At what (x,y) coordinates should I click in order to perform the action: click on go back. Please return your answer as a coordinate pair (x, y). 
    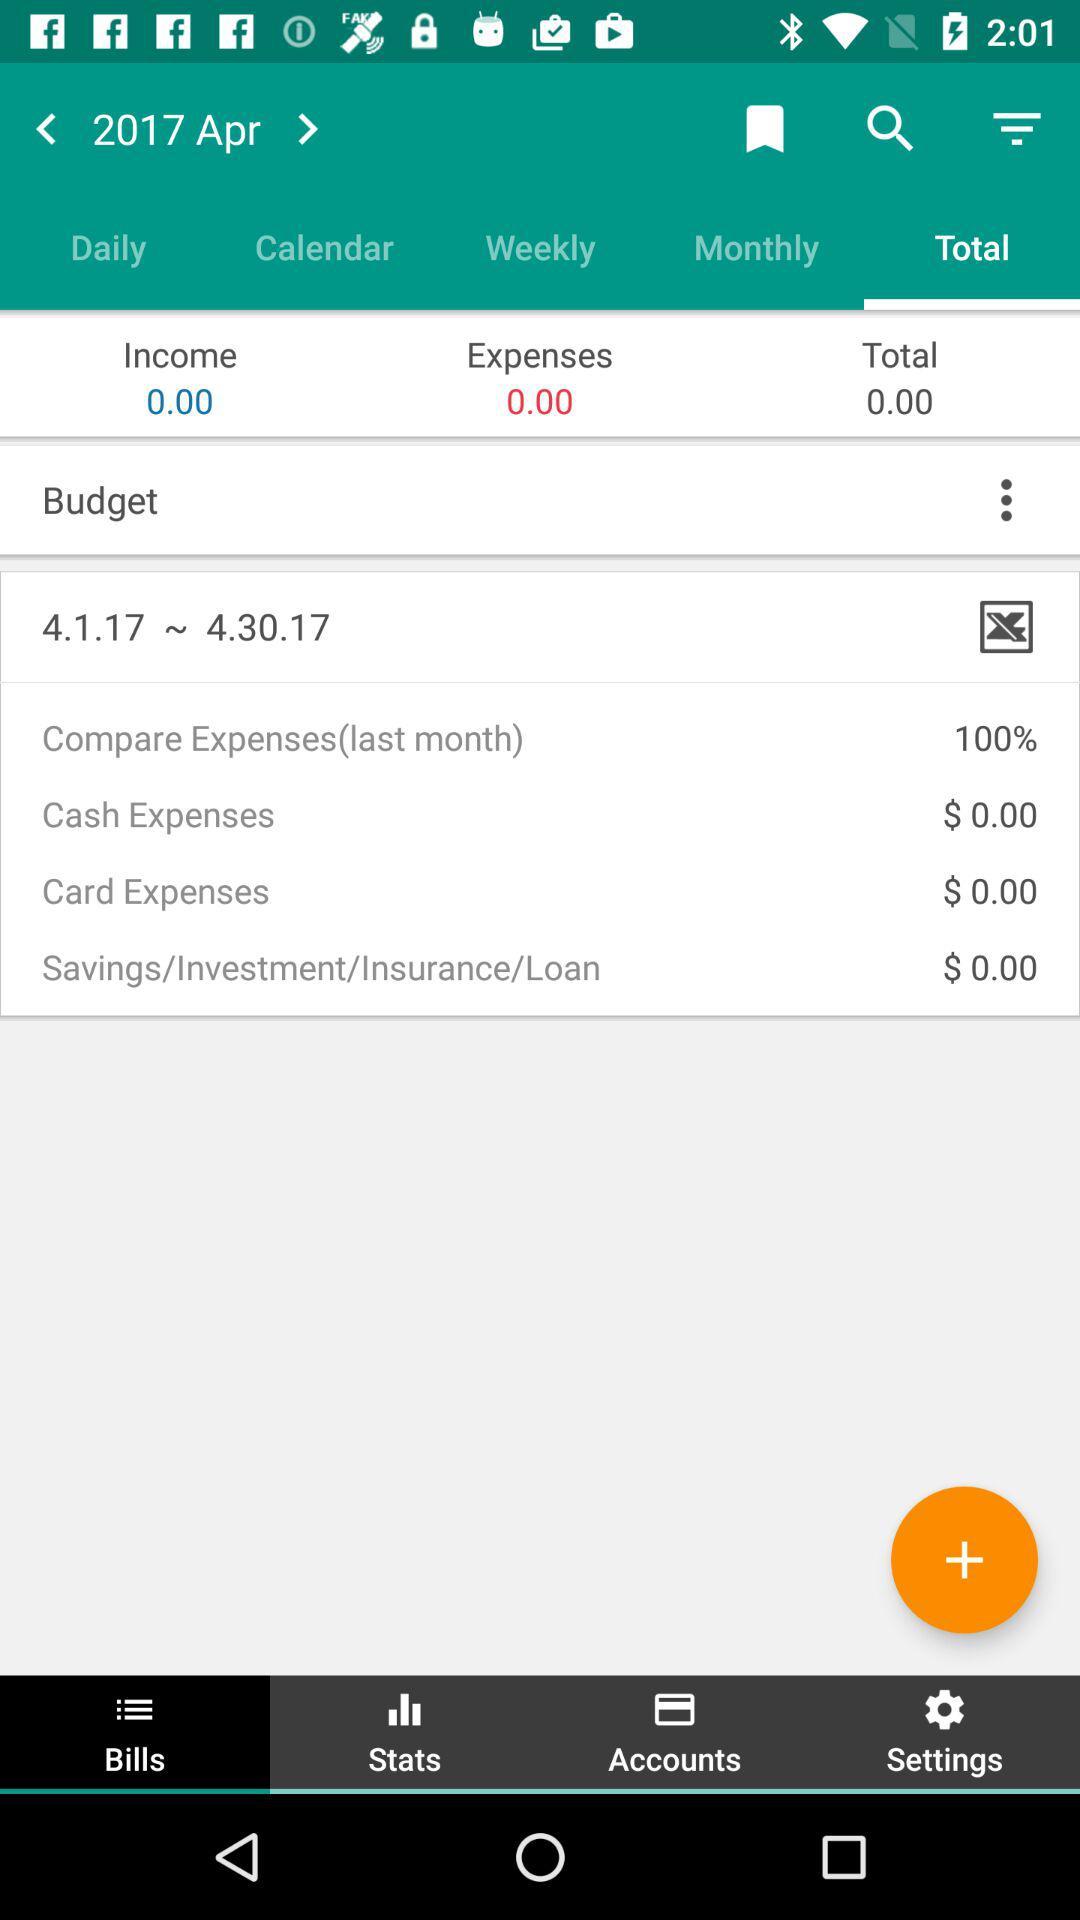
    Looking at the image, I should click on (45, 127).